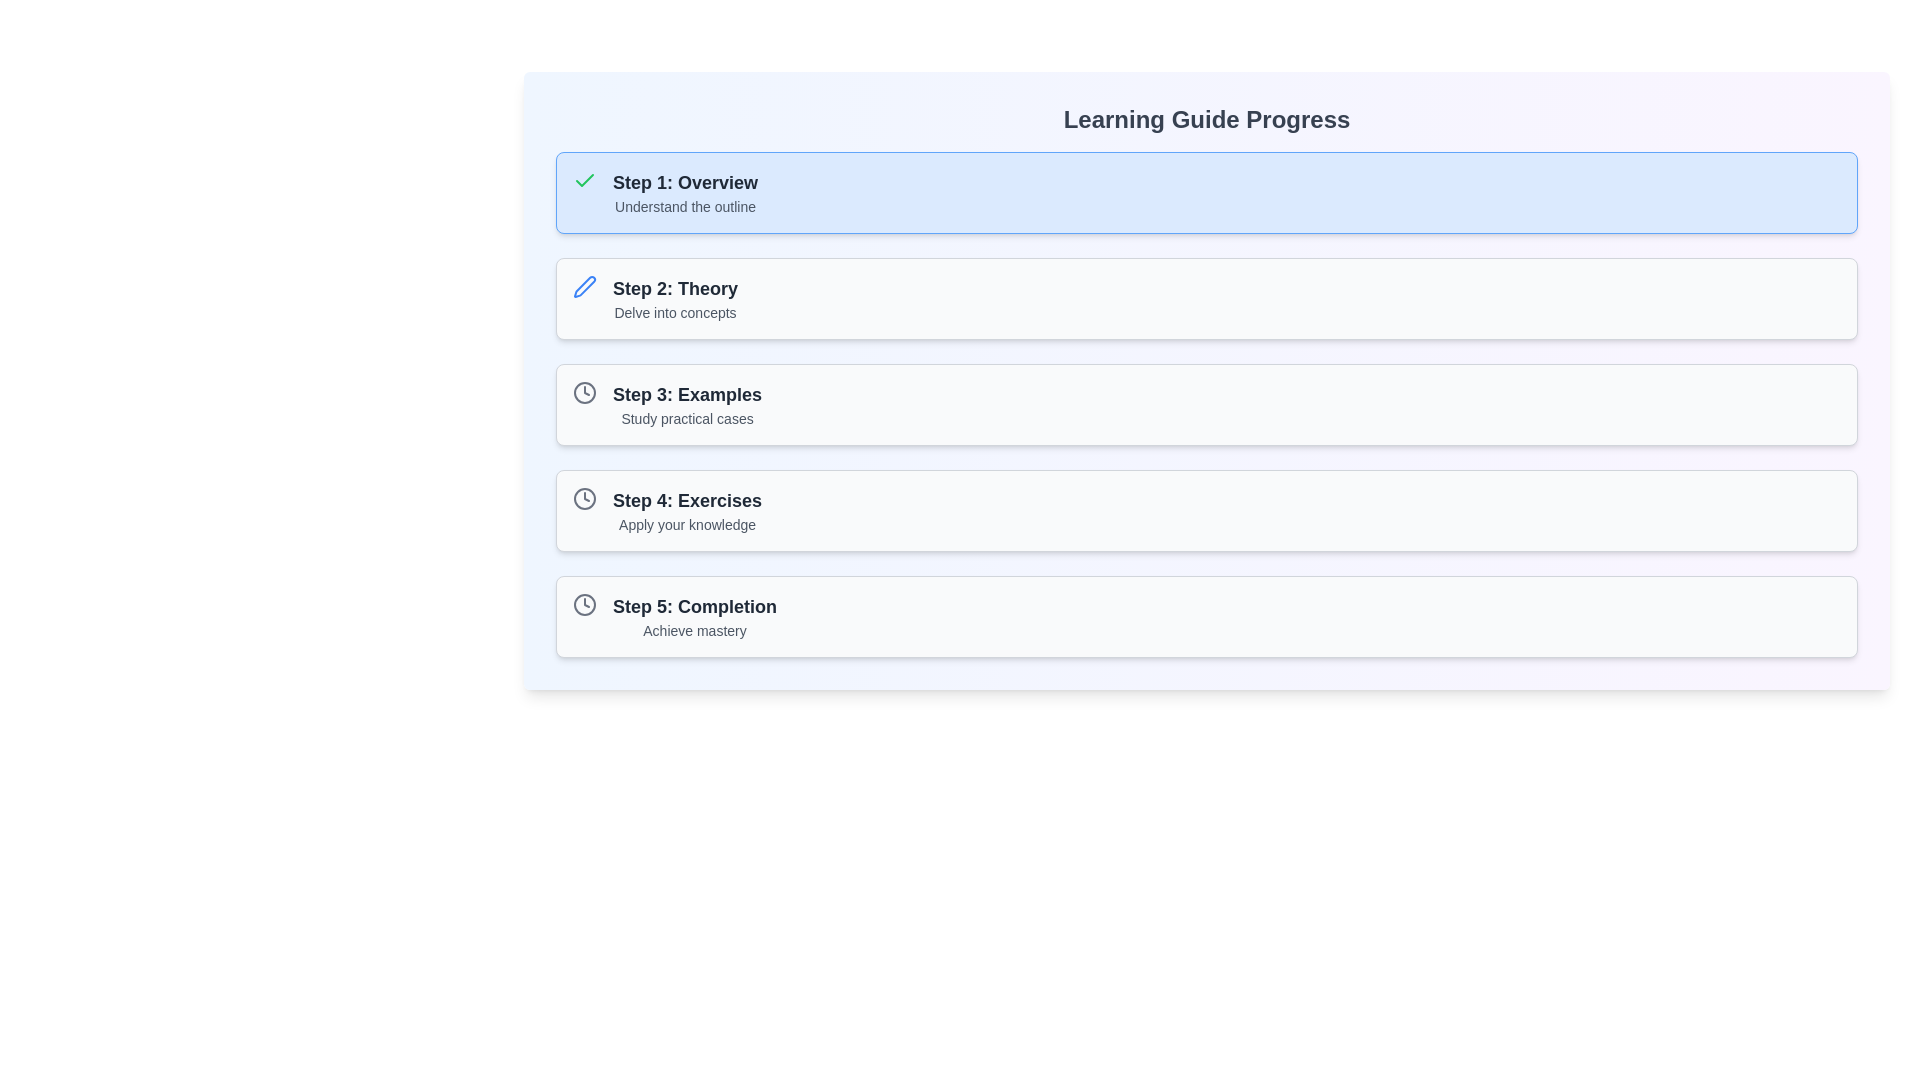  Describe the element at coordinates (687, 394) in the screenshot. I see `header text for step 3 in the learning guide, which is a bold title above the description 'Study practical cases'` at that location.